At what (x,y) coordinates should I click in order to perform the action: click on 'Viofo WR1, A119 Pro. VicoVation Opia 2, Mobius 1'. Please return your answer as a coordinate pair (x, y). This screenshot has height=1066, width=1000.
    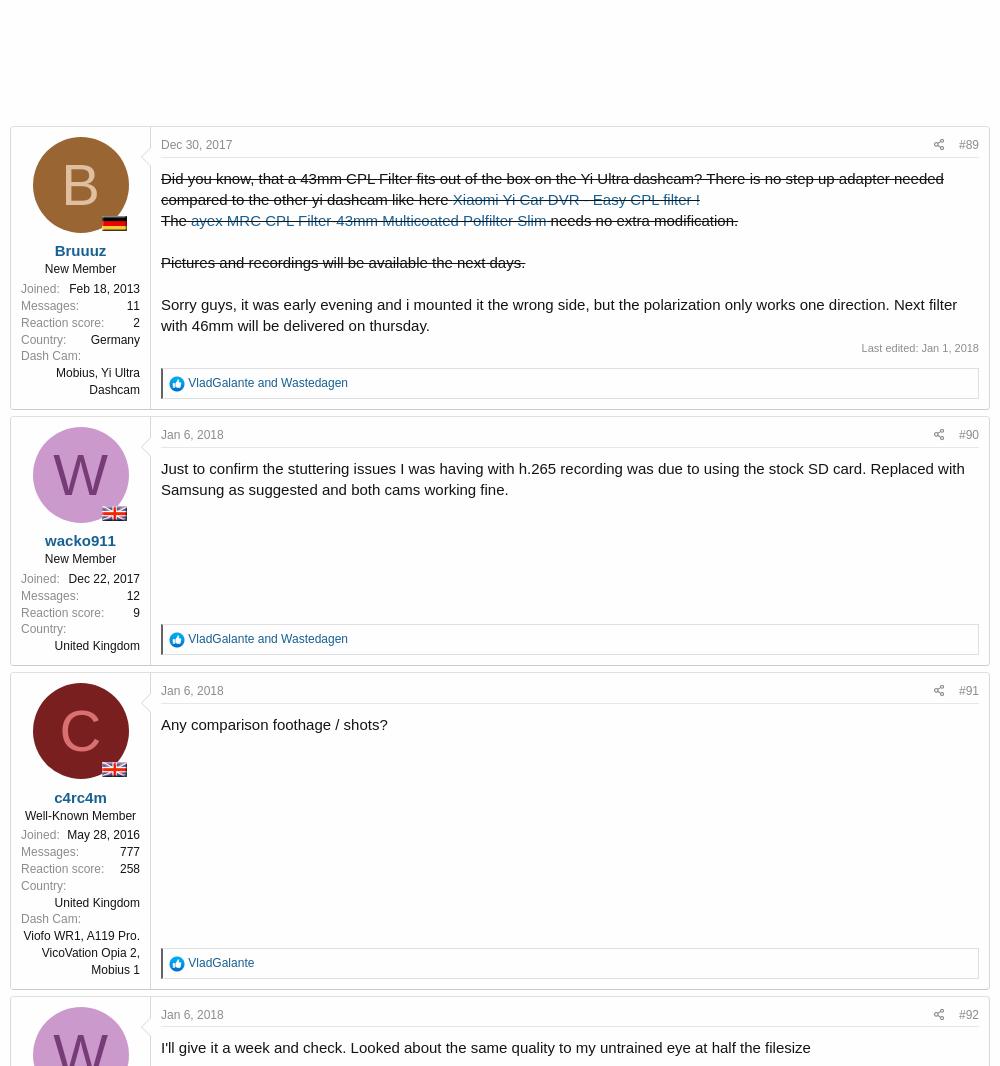
    Looking at the image, I should click on (80, 952).